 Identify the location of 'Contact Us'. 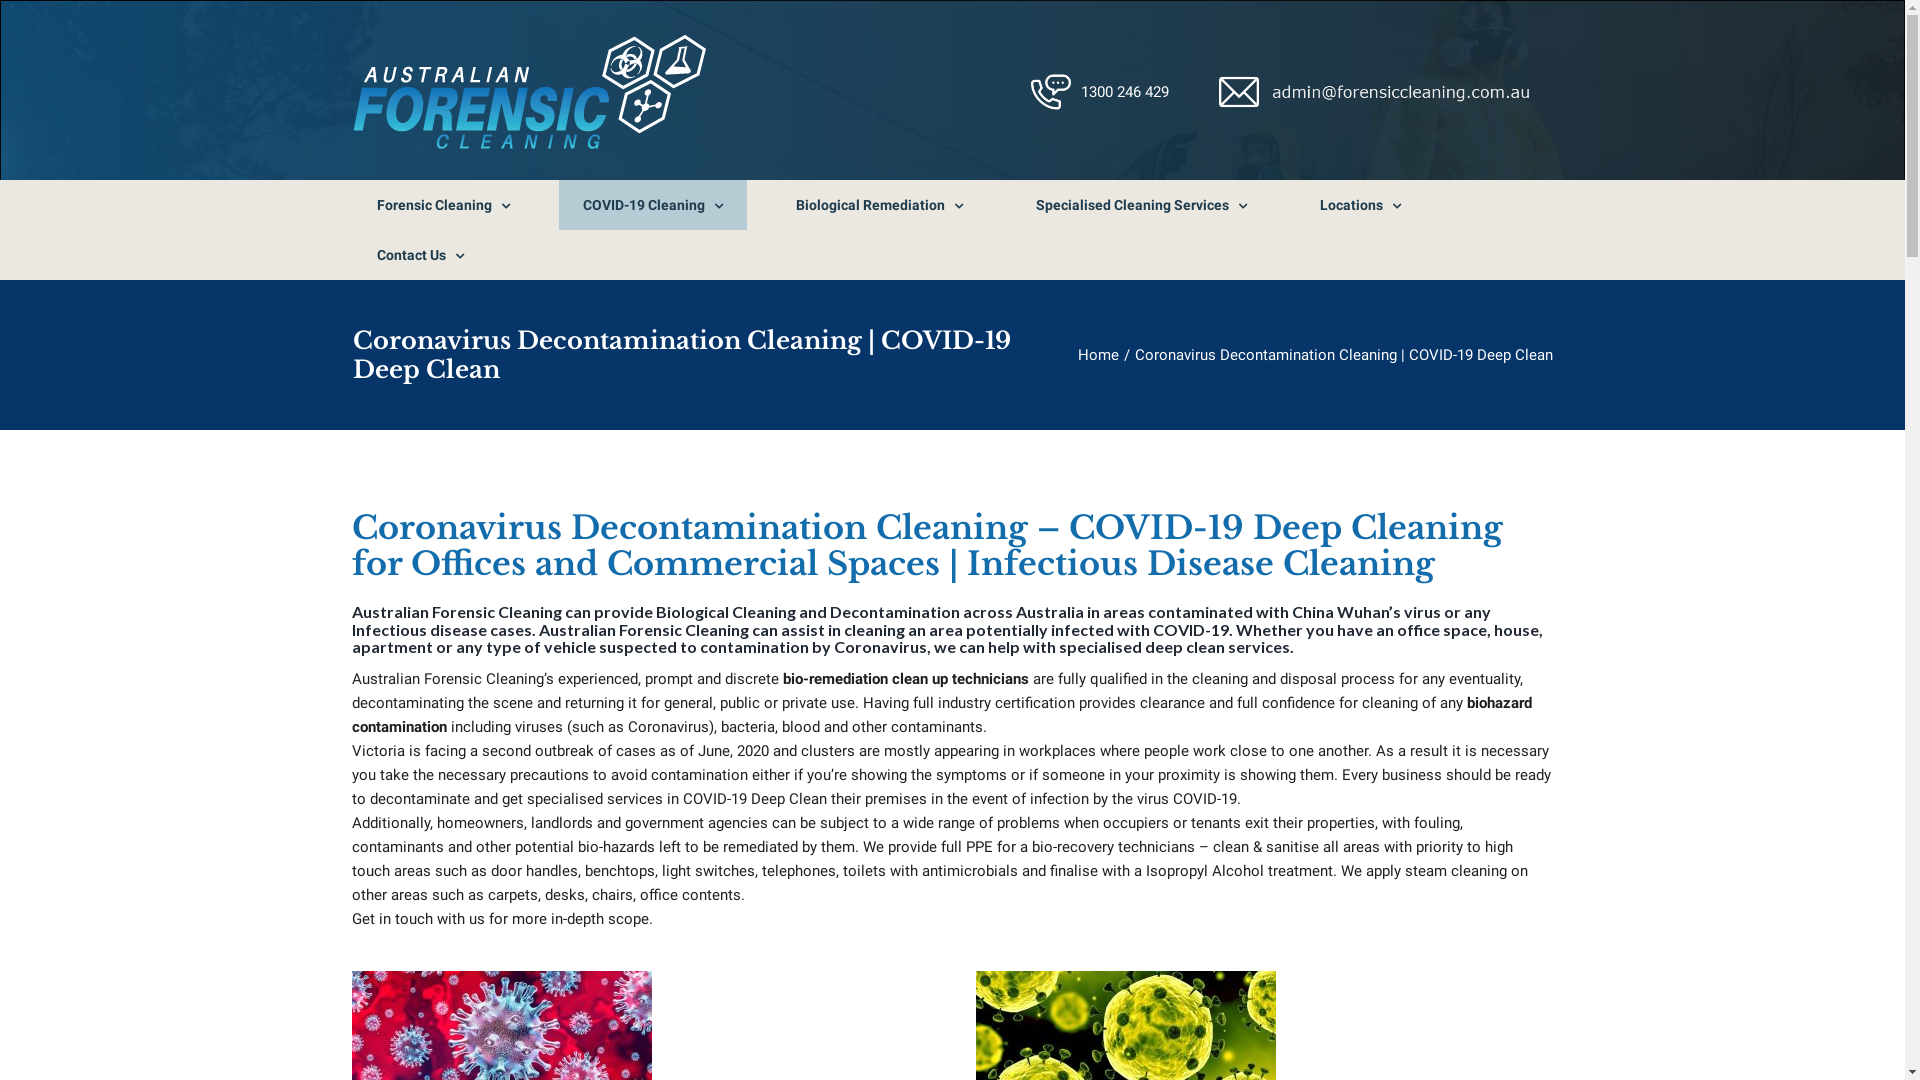
(351, 253).